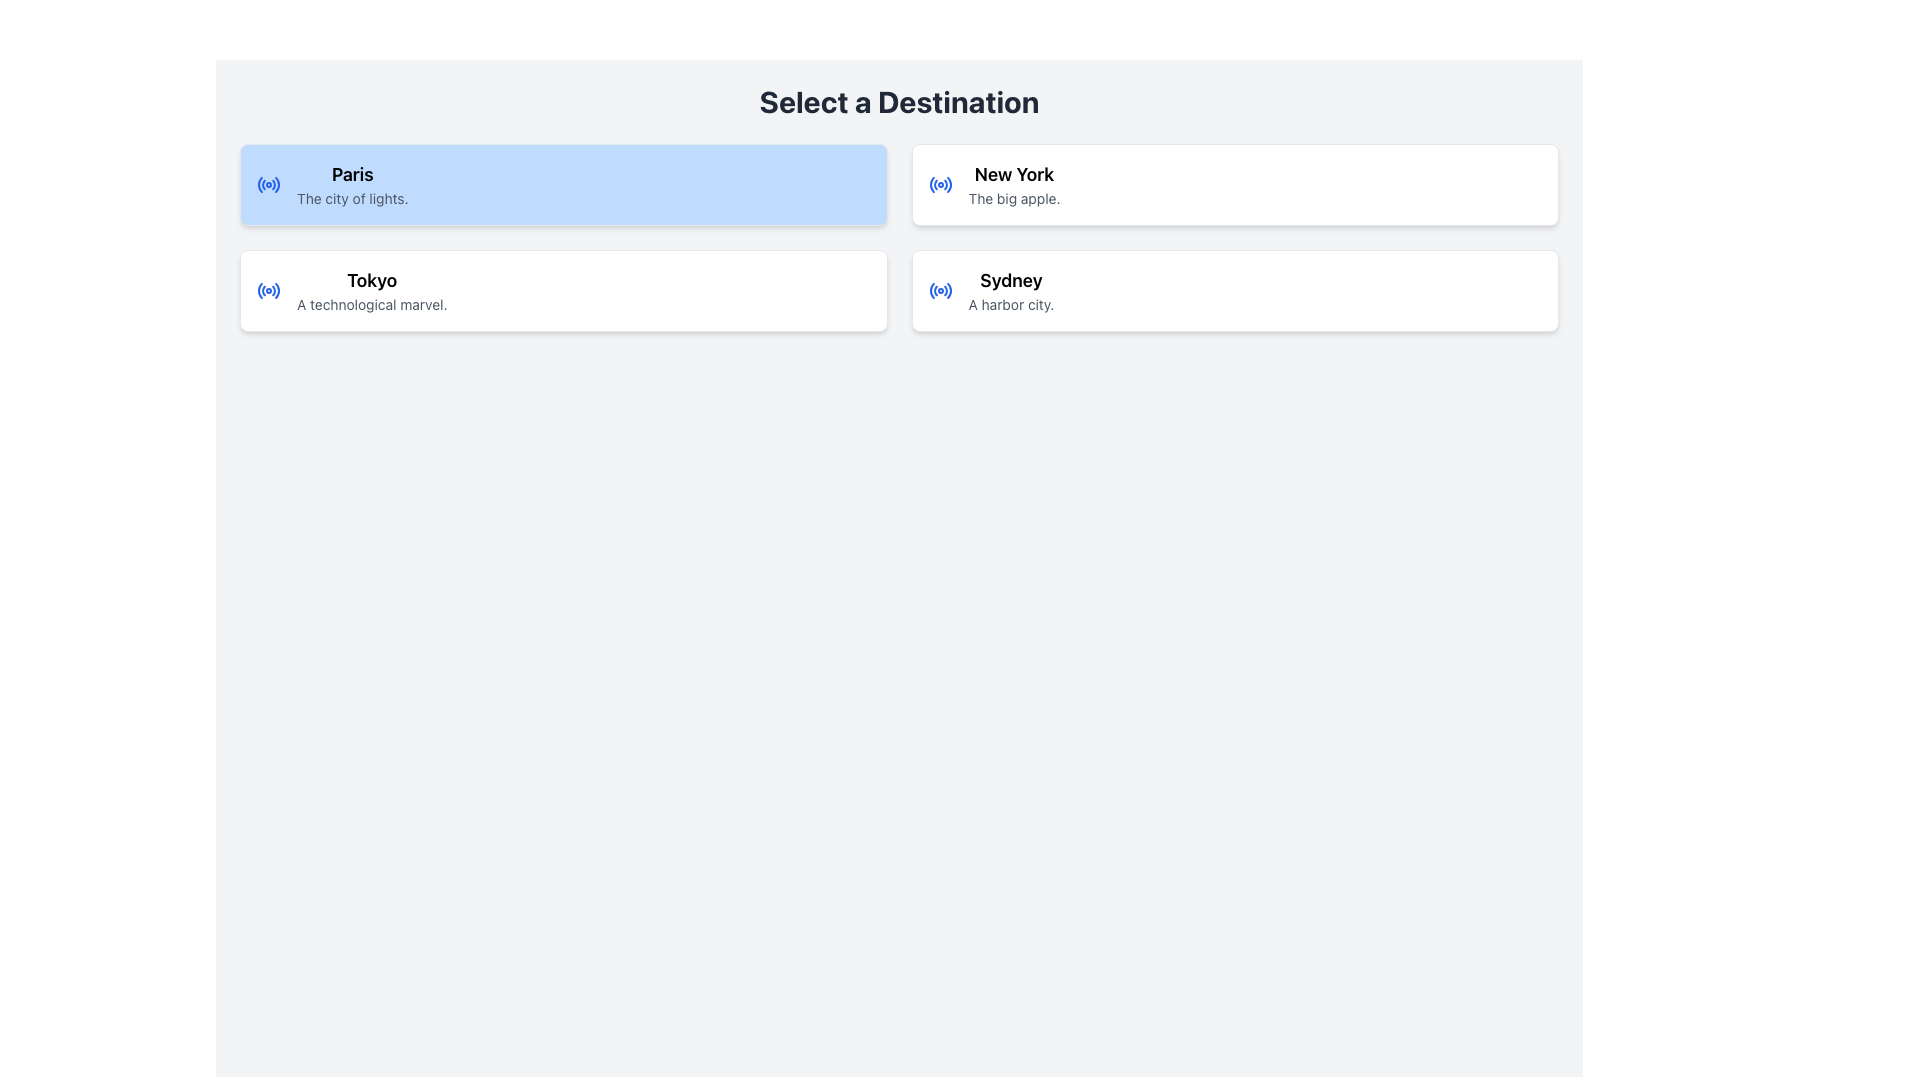  What do you see at coordinates (1011, 304) in the screenshot?
I see `the text label reading 'A harbor city.' located beneath the title 'Sydney' in the right-bottom card of the 'Select a Destination' interface` at bounding box center [1011, 304].